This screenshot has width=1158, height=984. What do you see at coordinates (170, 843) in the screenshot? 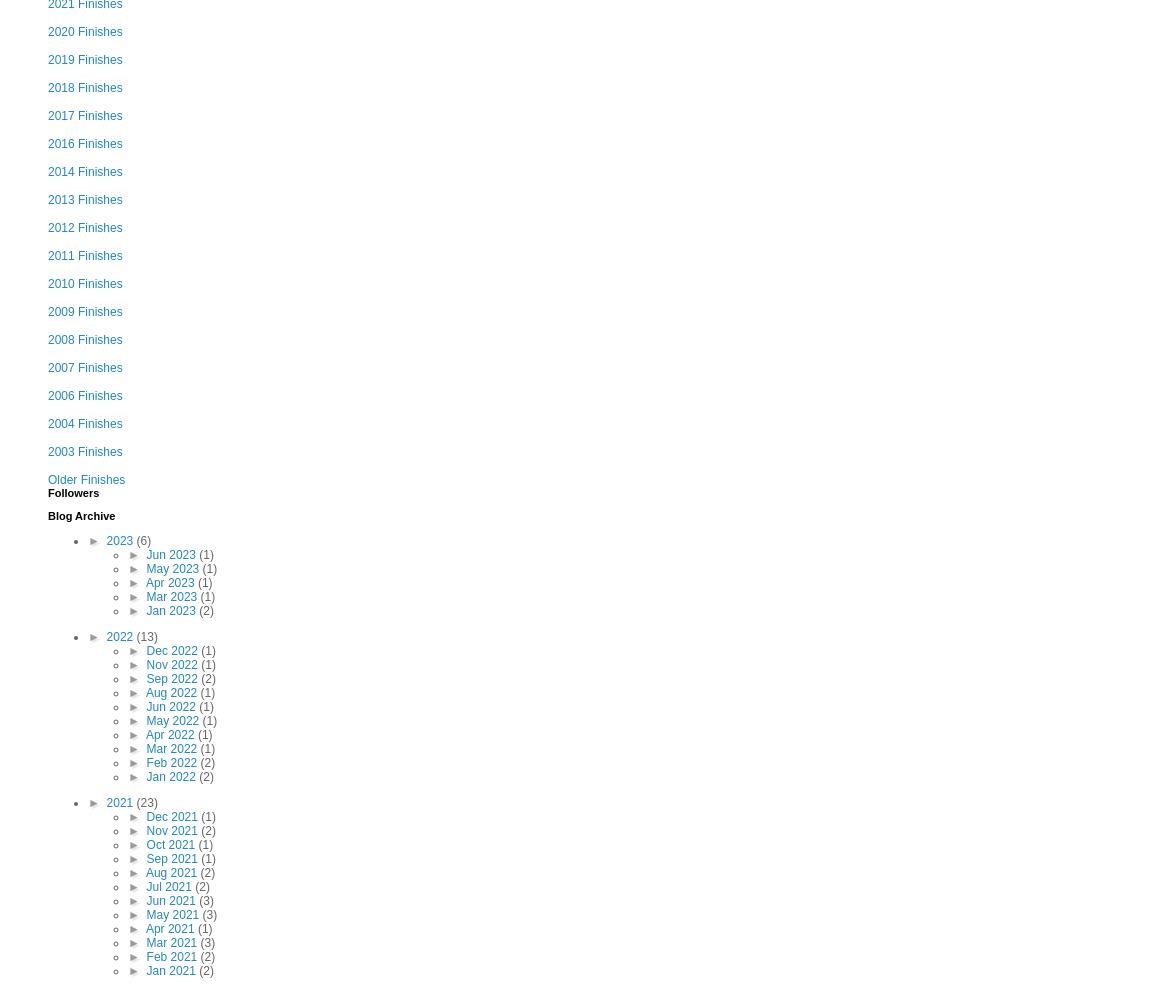
I see `'Oct 2021'` at bounding box center [170, 843].